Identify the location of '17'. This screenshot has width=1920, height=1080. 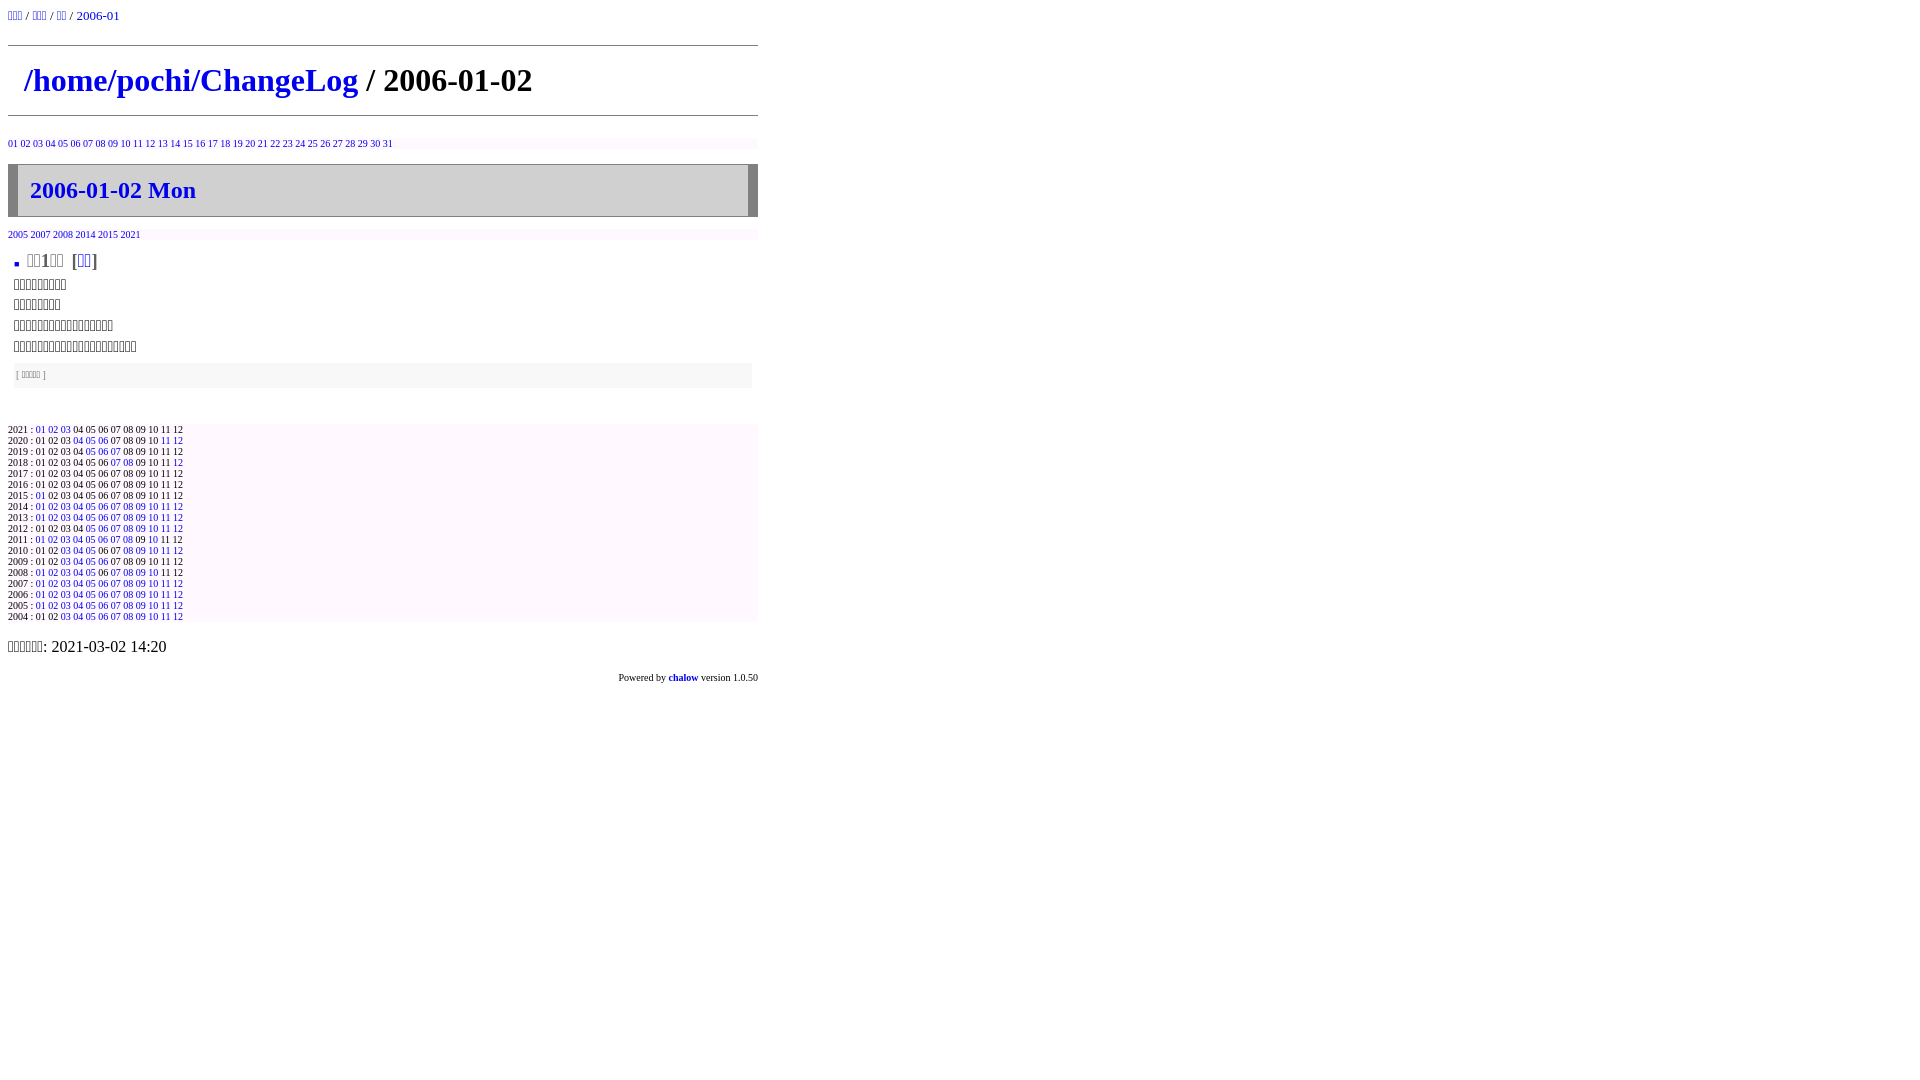
(212, 142).